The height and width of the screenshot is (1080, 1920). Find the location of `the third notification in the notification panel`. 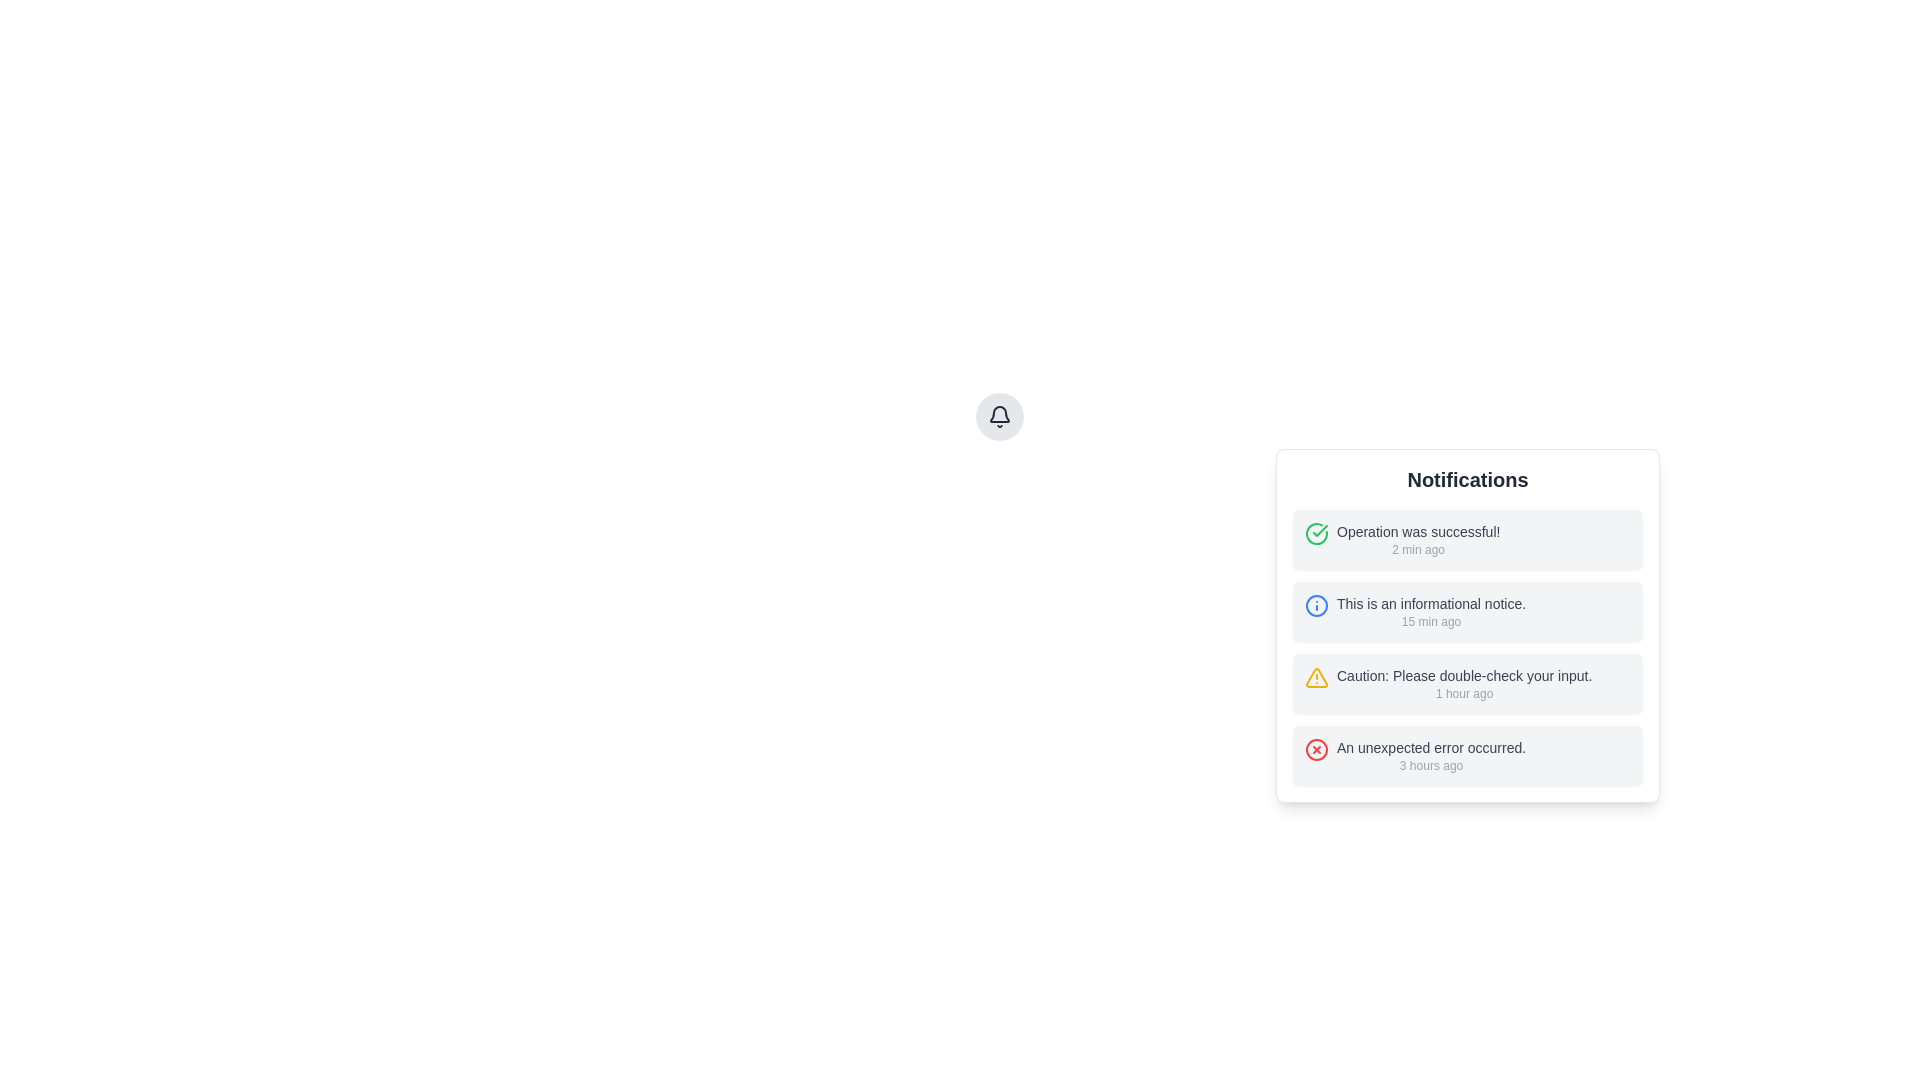

the third notification in the notification panel is located at coordinates (1468, 682).